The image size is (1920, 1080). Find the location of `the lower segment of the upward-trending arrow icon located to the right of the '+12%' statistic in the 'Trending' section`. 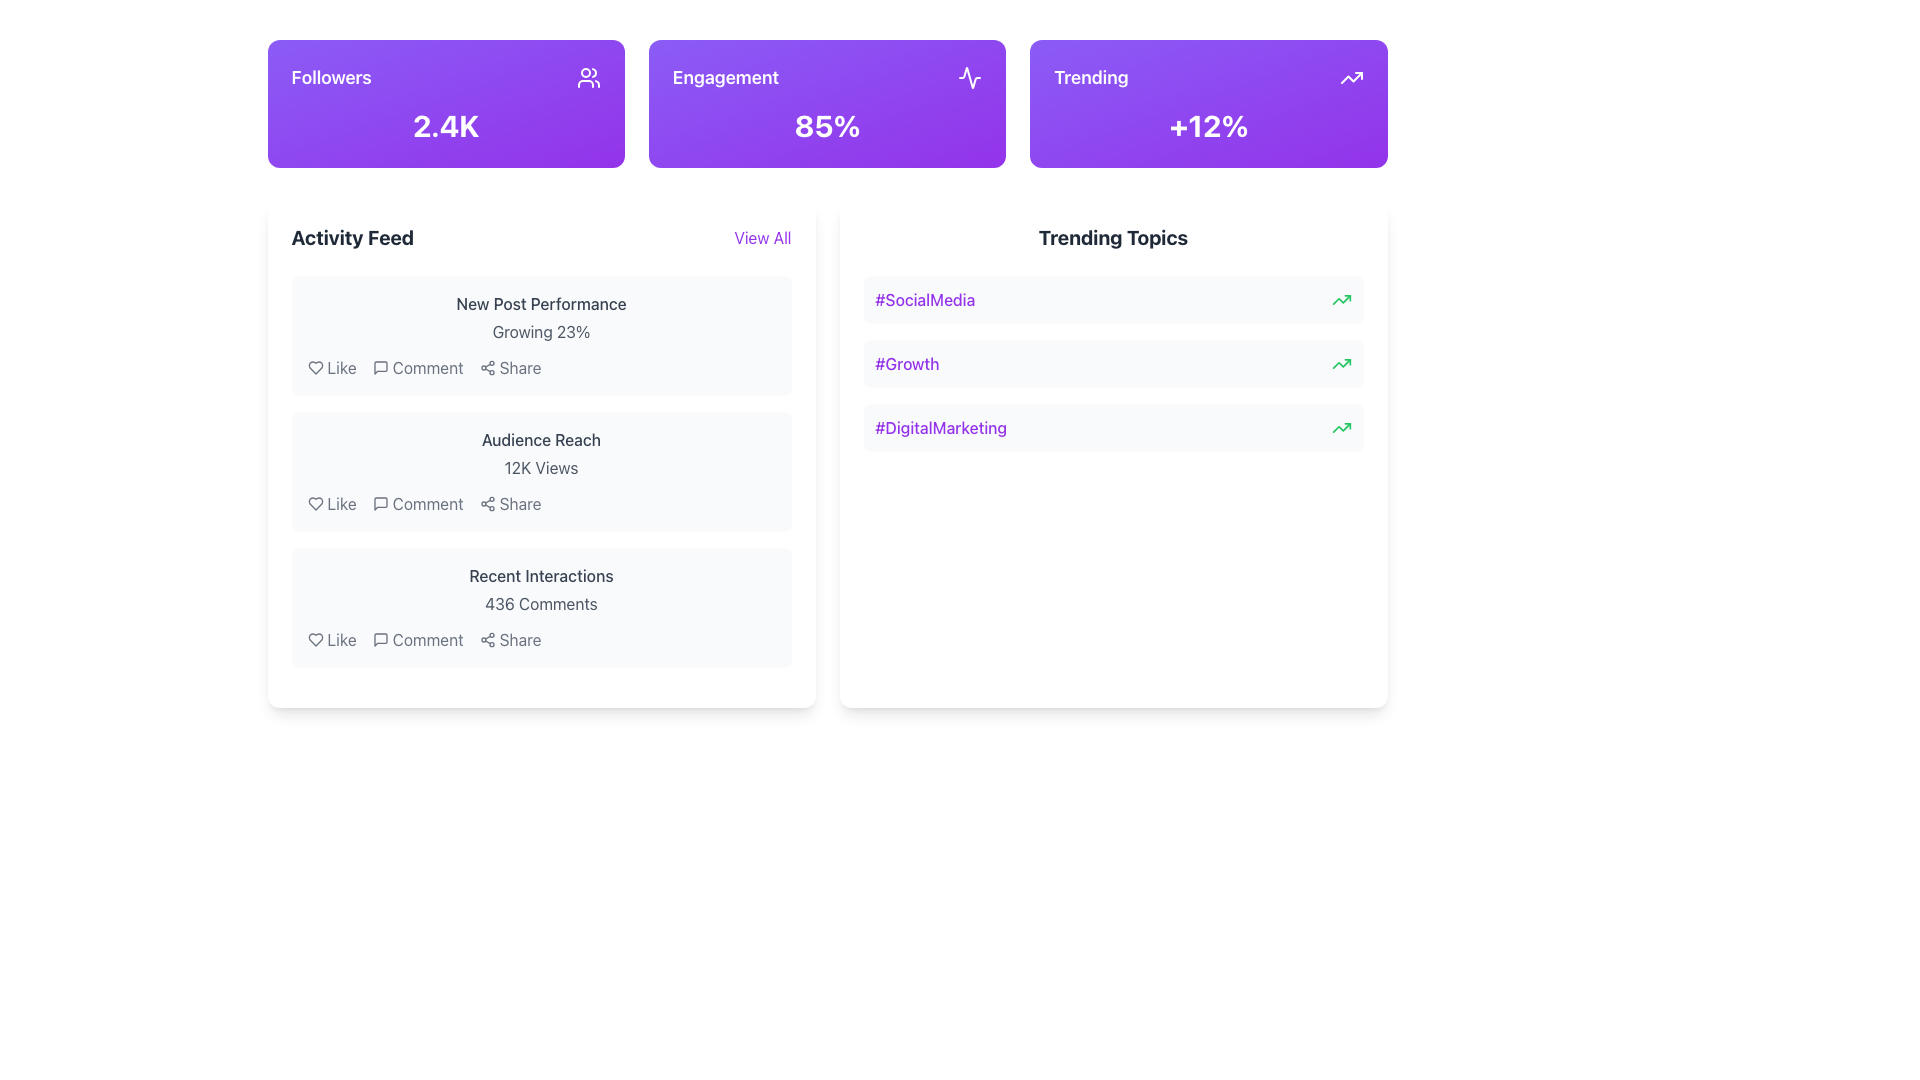

the lower segment of the upward-trending arrow icon located to the right of the '+12%' statistic in the 'Trending' section is located at coordinates (1341, 300).